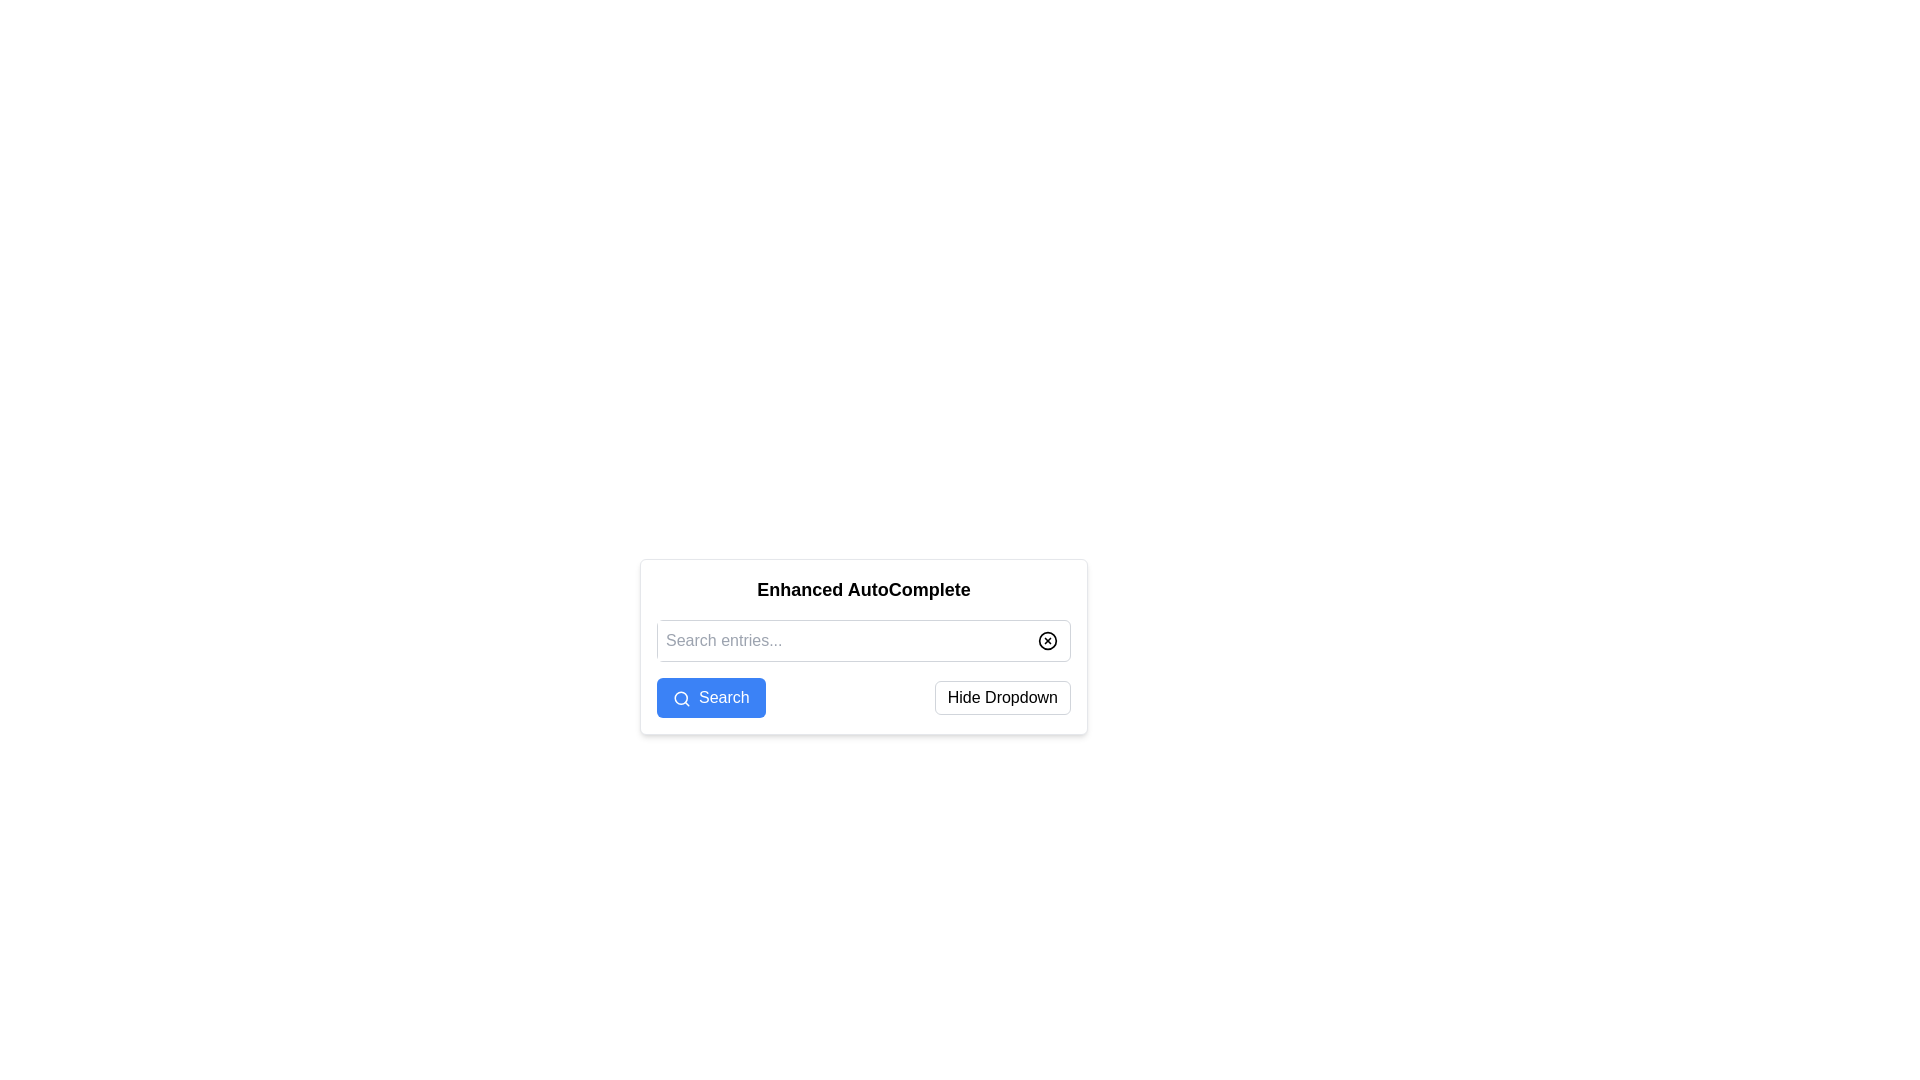 This screenshot has width=1920, height=1080. I want to click on the circular SVG element that resembles the lens of a search magnifying glass, located to the right of the text input field labeled 'Search entries...', so click(681, 697).